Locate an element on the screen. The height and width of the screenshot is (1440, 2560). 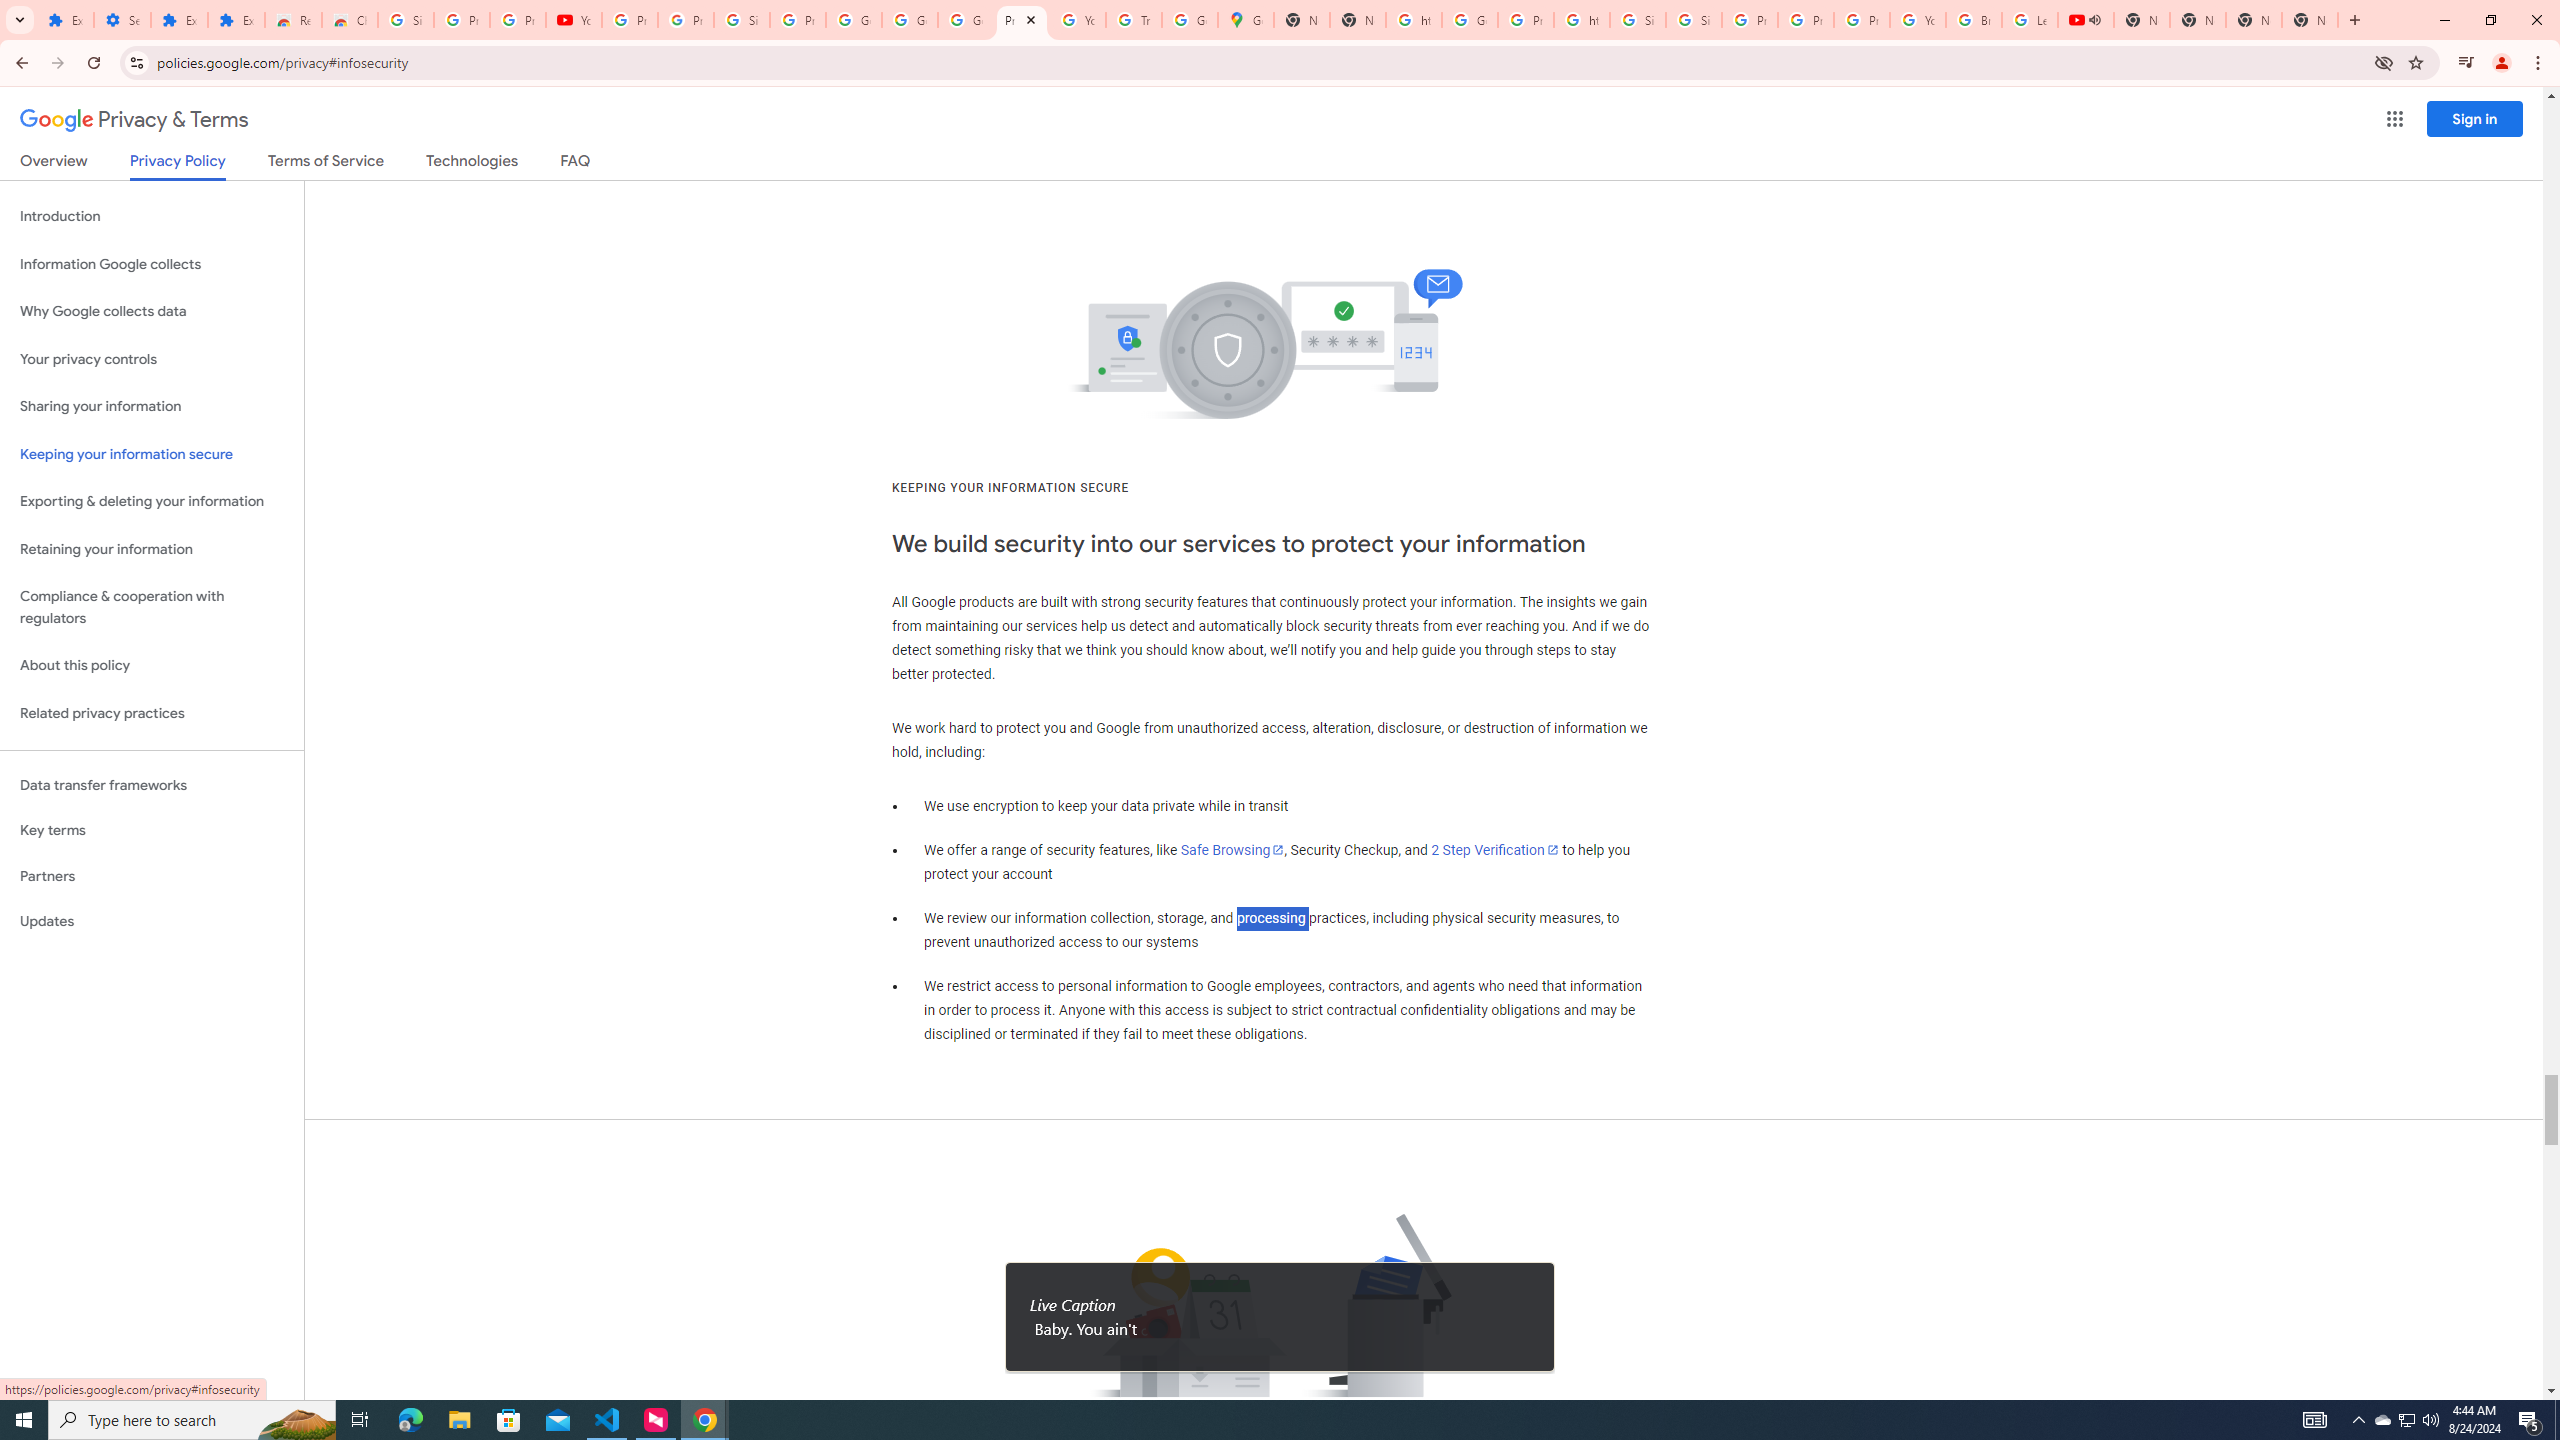
'Chrome Web Store - Themes' is located at coordinates (348, 19).